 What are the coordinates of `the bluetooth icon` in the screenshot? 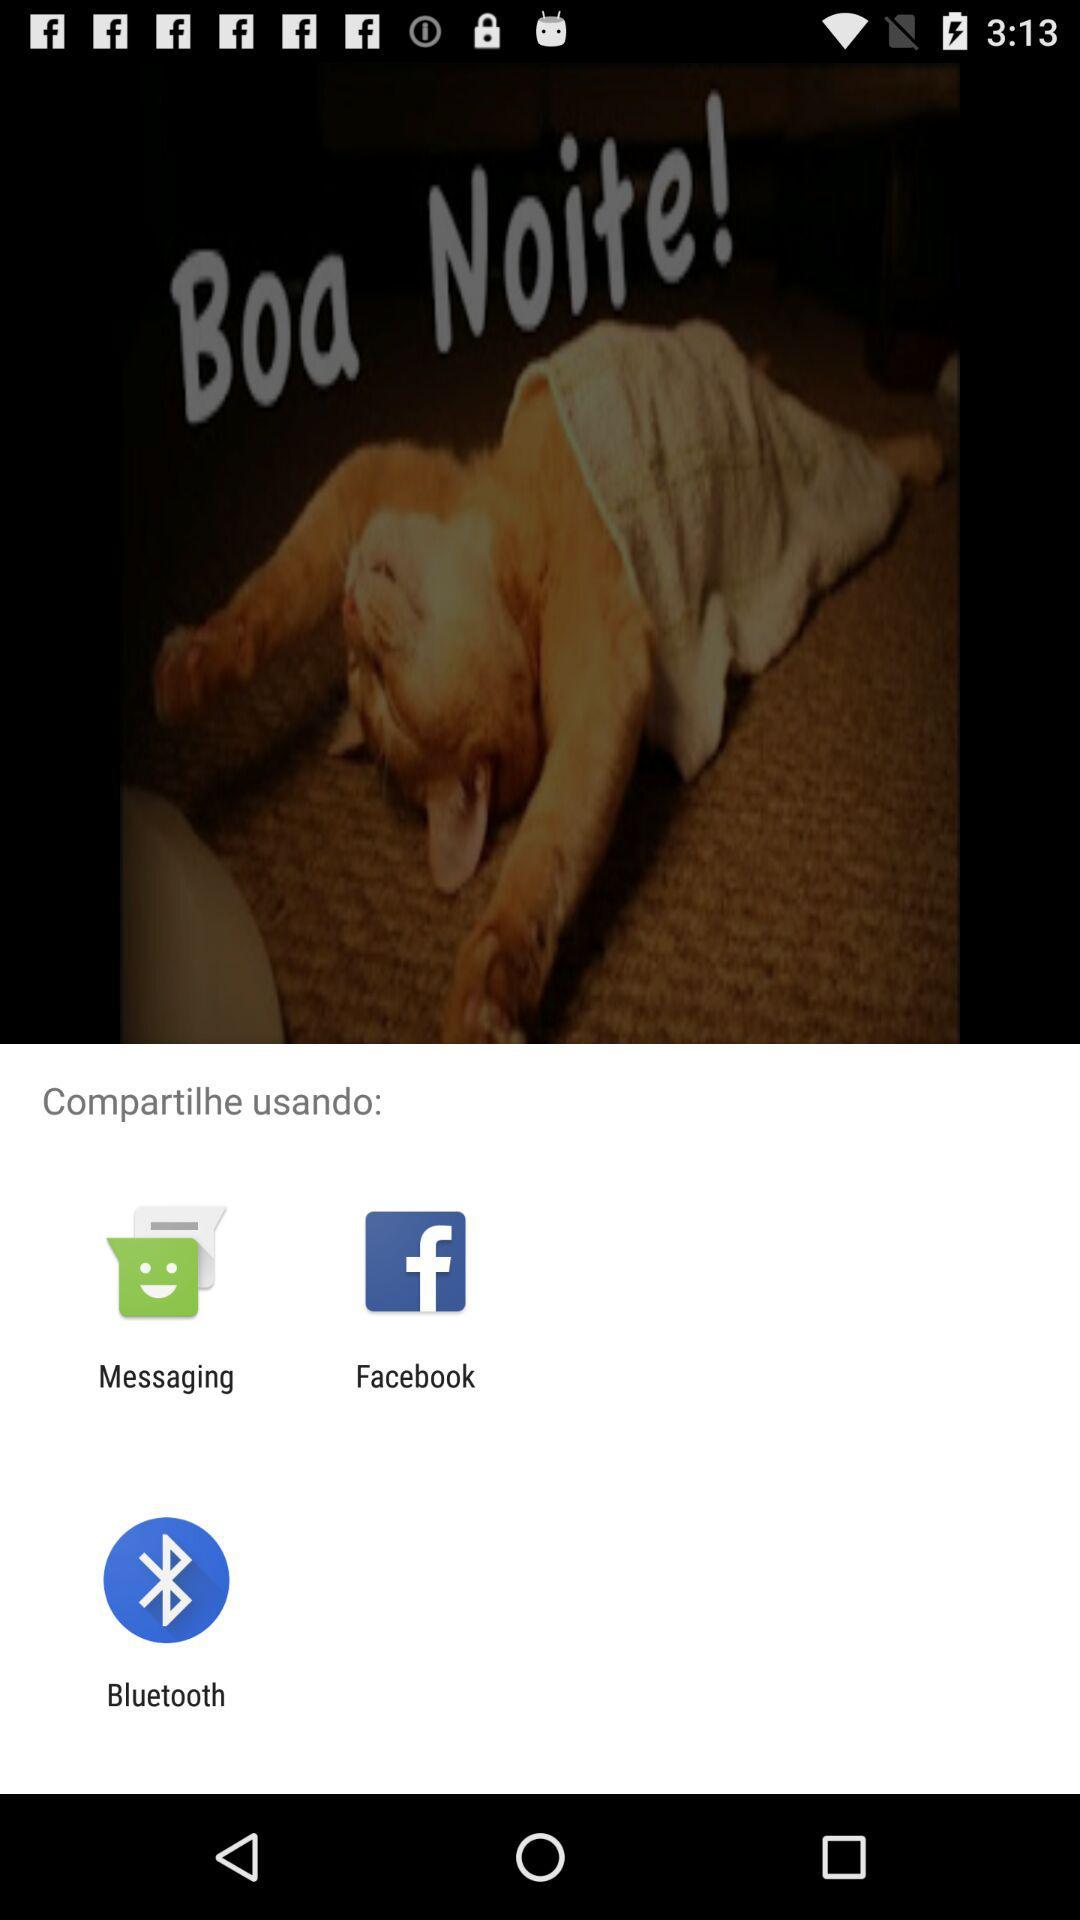 It's located at (165, 1711).